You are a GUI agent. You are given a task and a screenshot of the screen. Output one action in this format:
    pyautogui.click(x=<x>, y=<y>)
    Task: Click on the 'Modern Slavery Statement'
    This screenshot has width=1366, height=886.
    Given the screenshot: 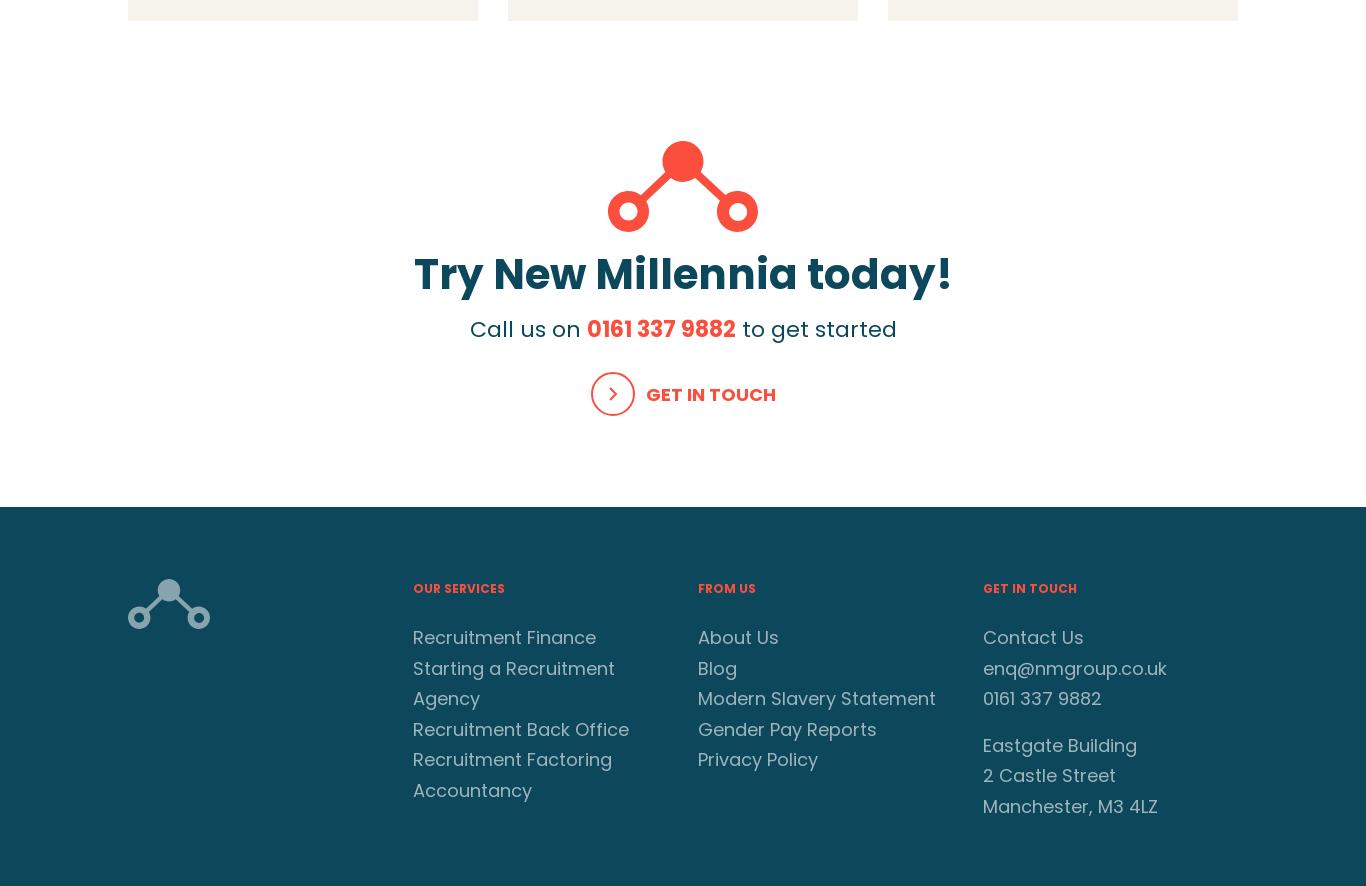 What is the action you would take?
    pyautogui.click(x=816, y=697)
    